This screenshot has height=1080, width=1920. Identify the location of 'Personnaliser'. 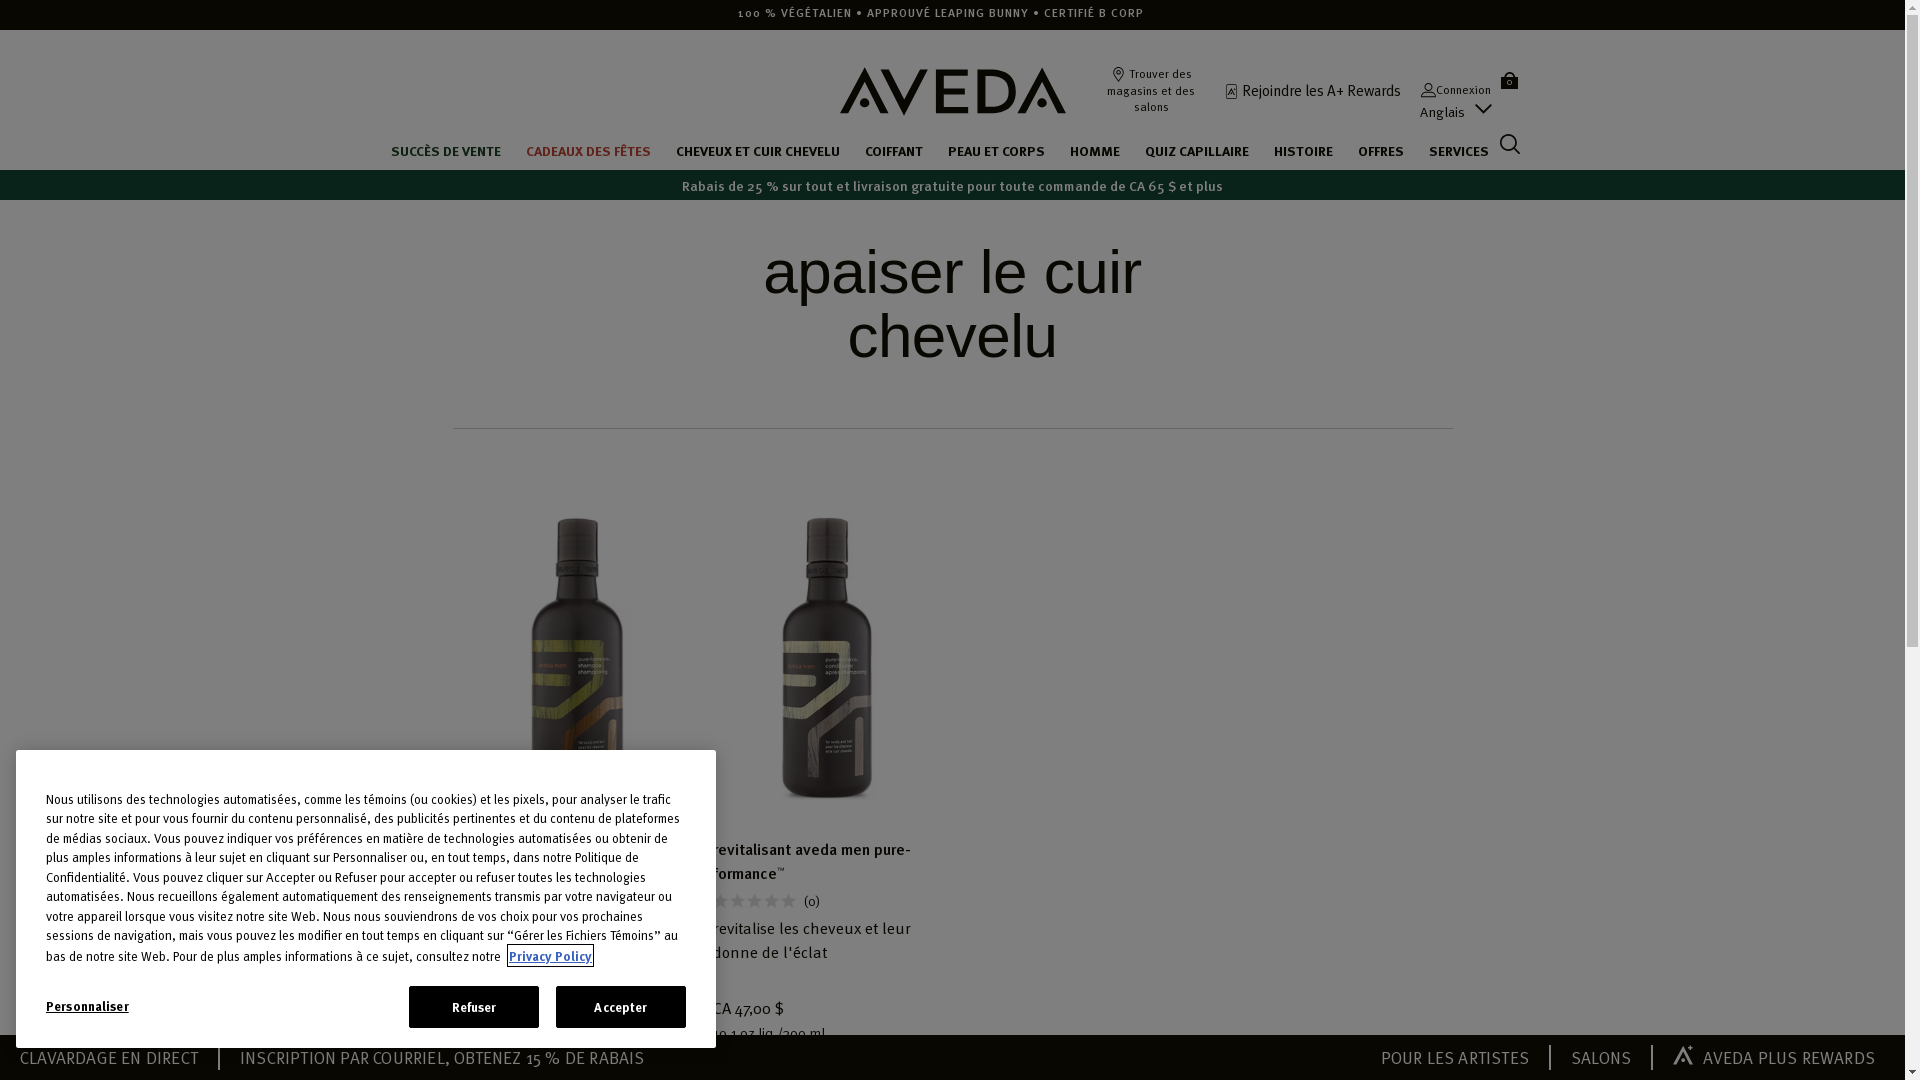
(132, 1006).